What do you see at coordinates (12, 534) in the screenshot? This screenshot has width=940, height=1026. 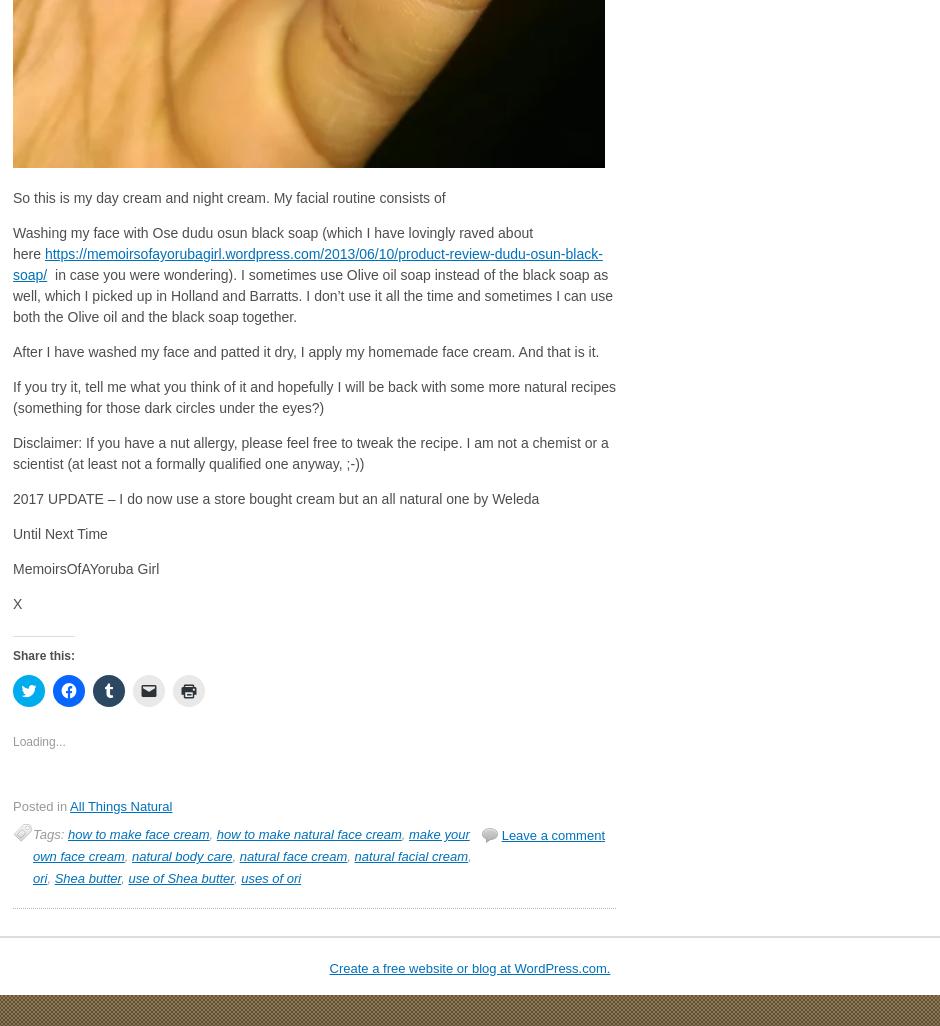 I see `'Until Next Time'` at bounding box center [12, 534].